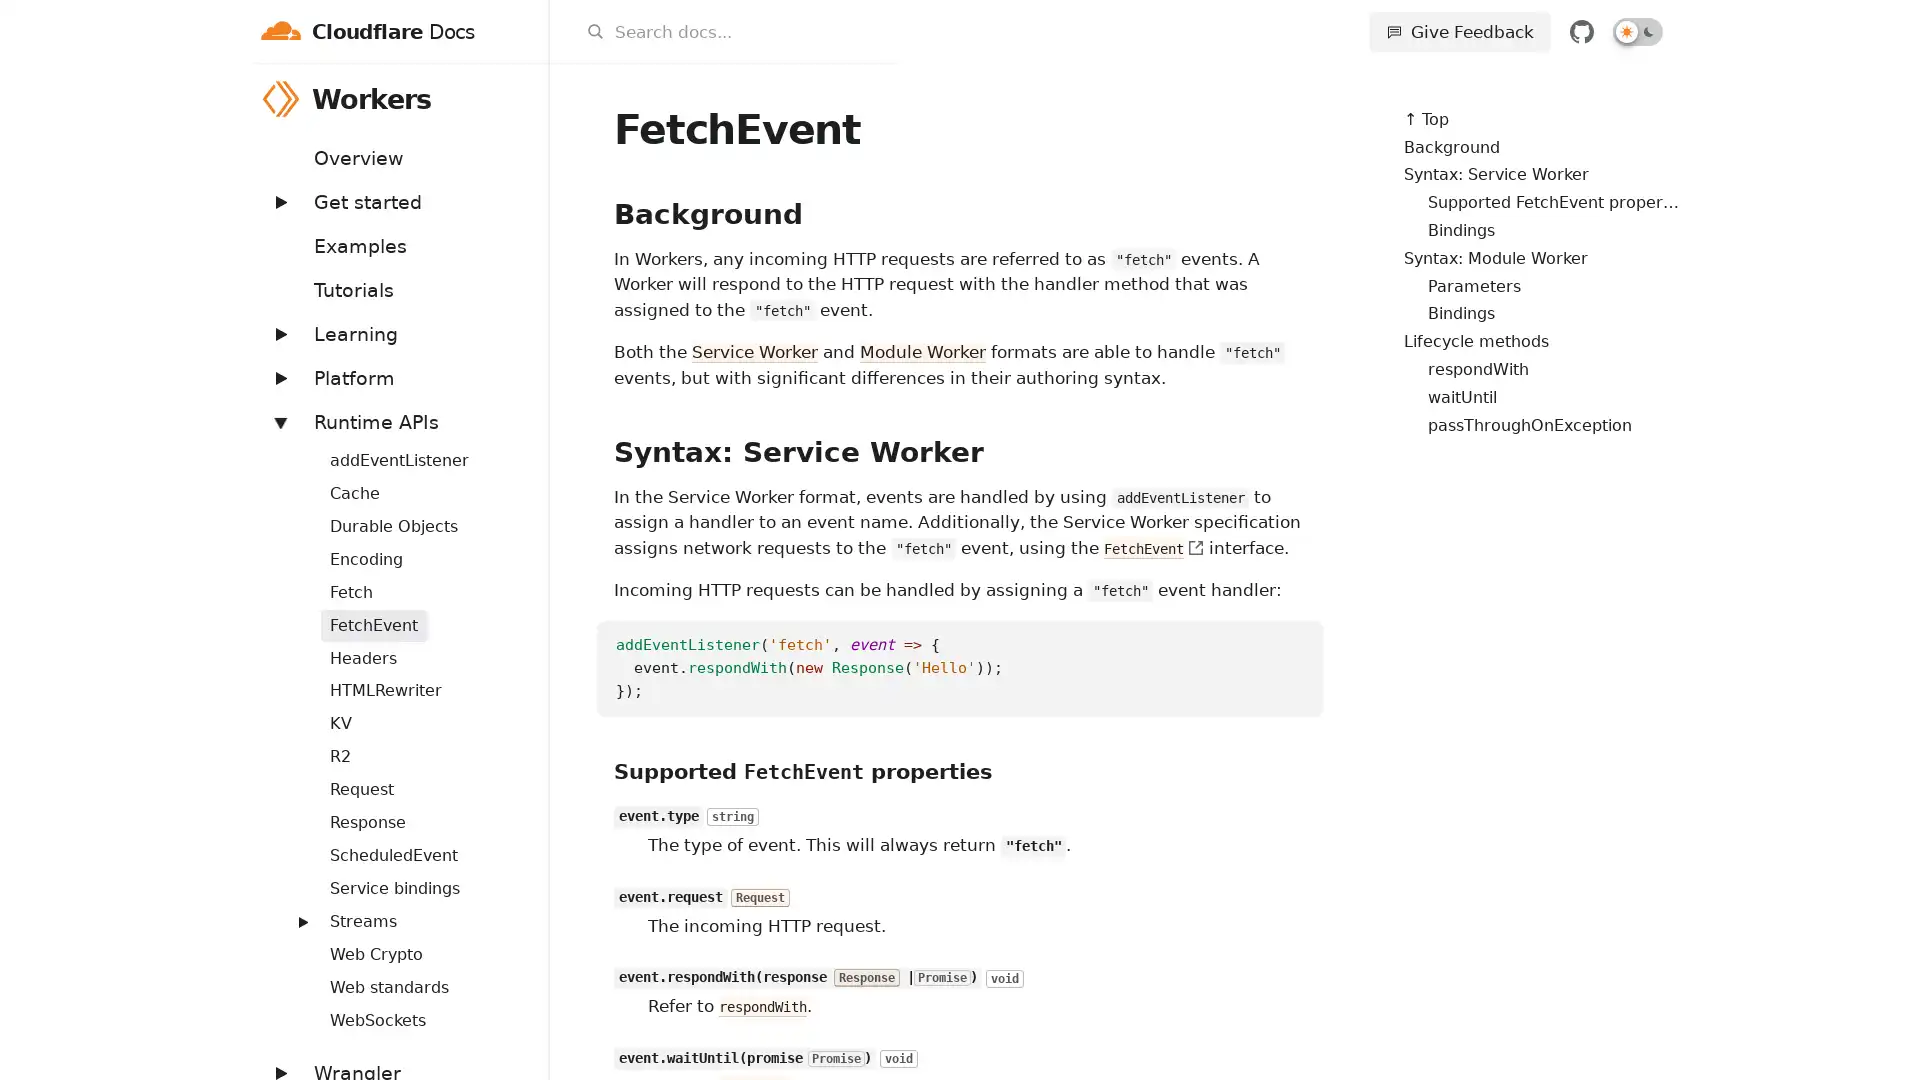  Describe the element at coordinates (522, 98) in the screenshot. I see `Workers menu` at that location.